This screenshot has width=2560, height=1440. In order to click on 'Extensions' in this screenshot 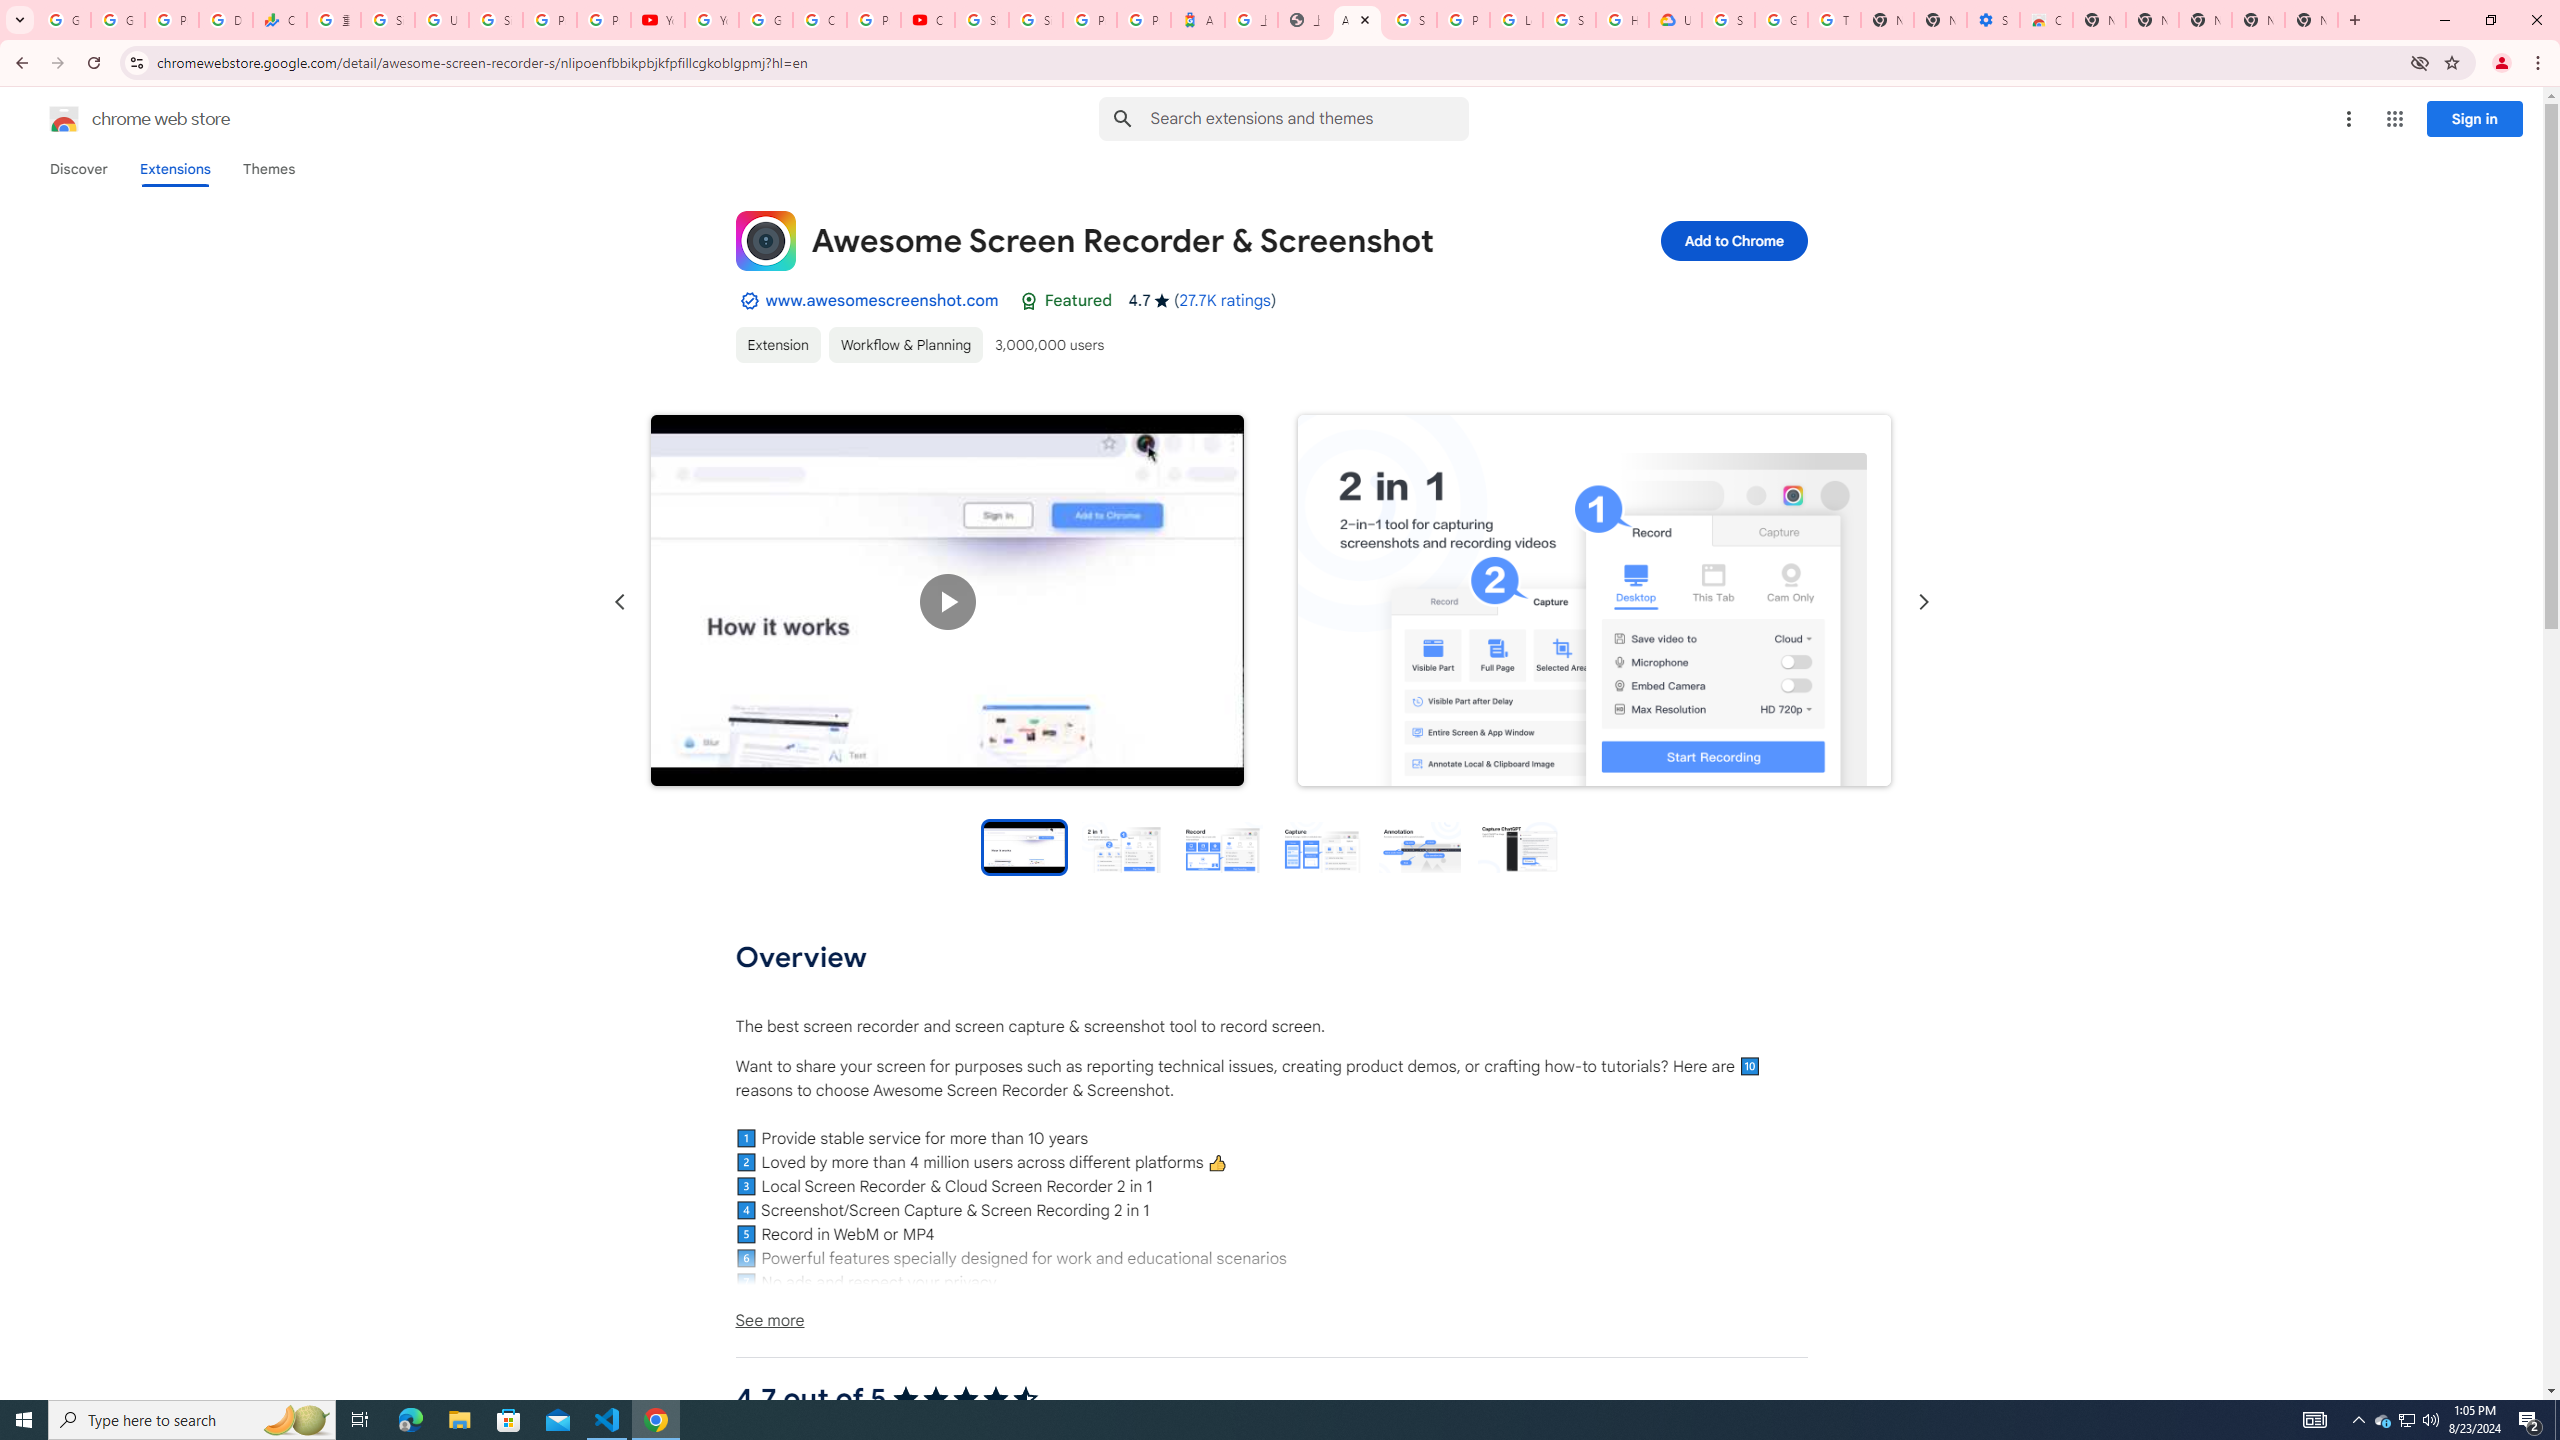, I will do `click(175, 168)`.